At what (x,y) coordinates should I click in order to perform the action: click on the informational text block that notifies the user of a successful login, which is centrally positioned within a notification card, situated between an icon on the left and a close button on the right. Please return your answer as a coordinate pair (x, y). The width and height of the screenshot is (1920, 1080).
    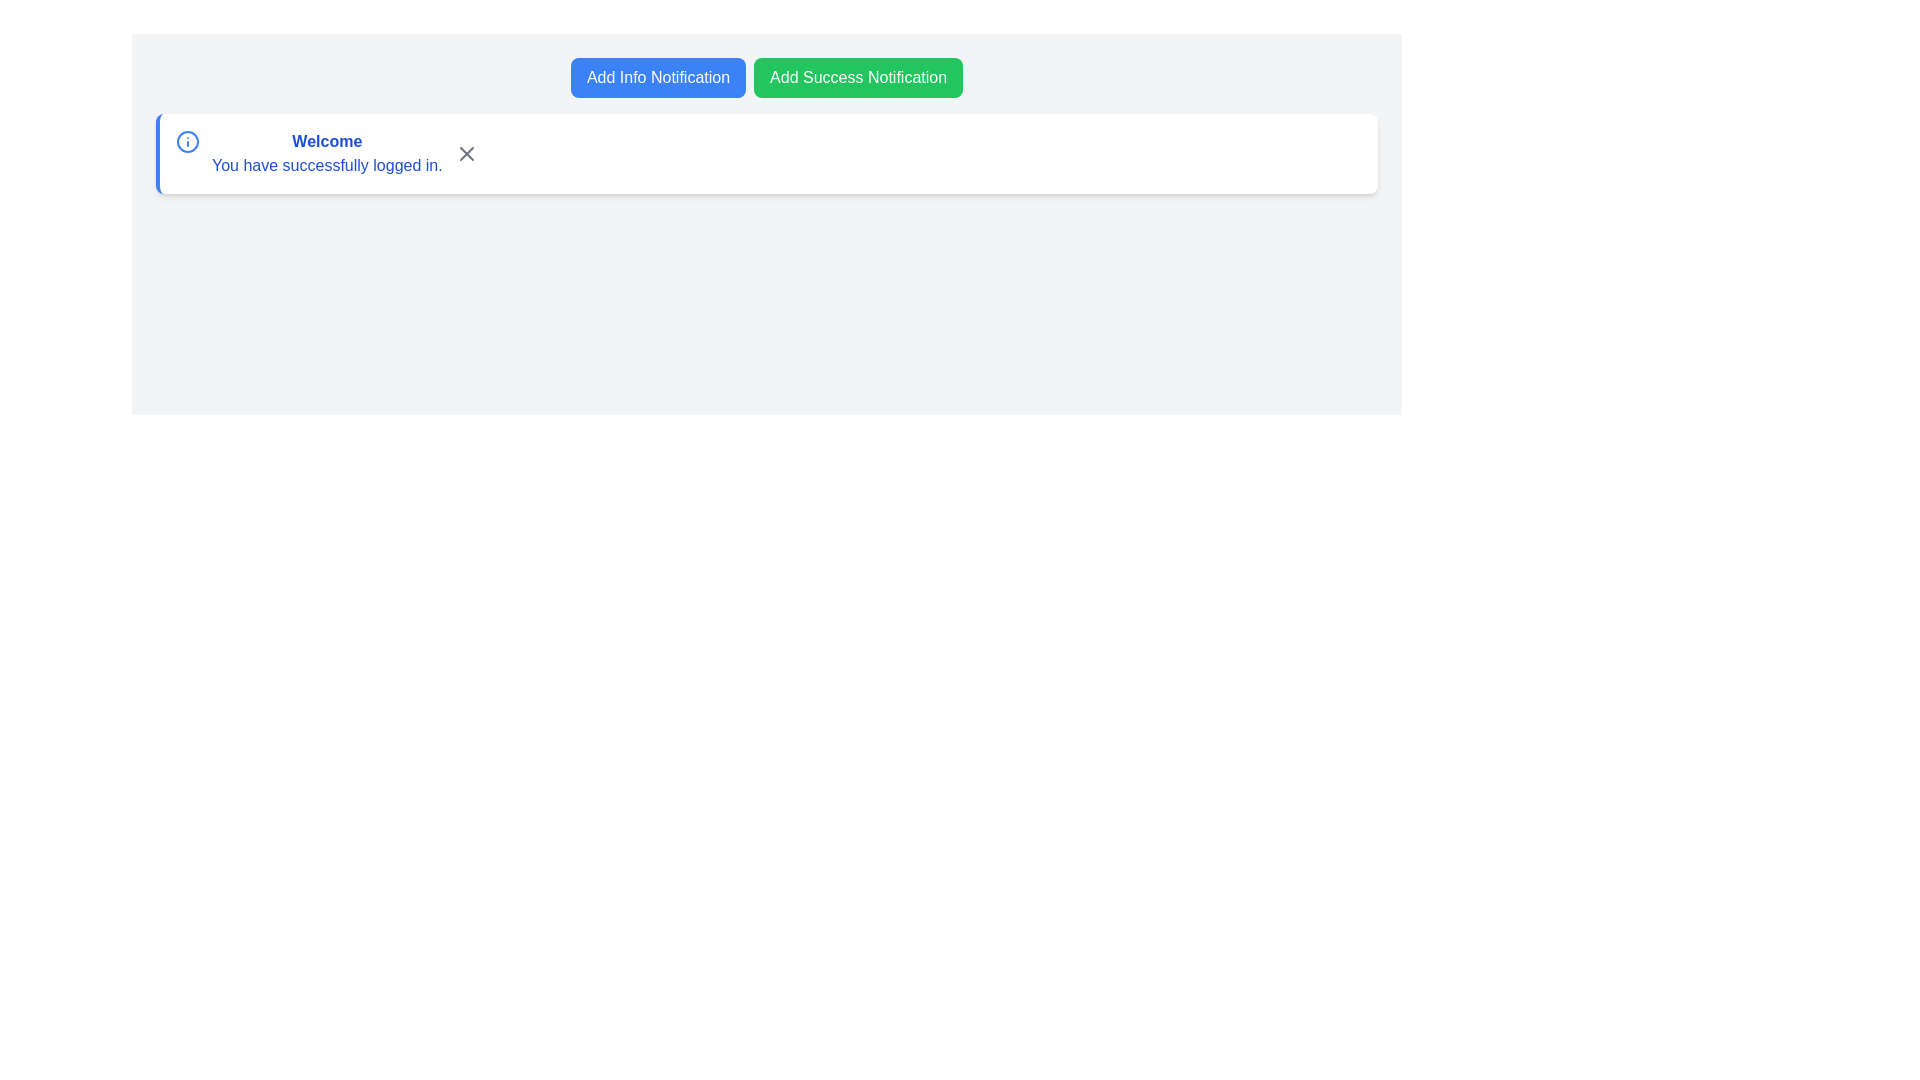
    Looking at the image, I should click on (327, 153).